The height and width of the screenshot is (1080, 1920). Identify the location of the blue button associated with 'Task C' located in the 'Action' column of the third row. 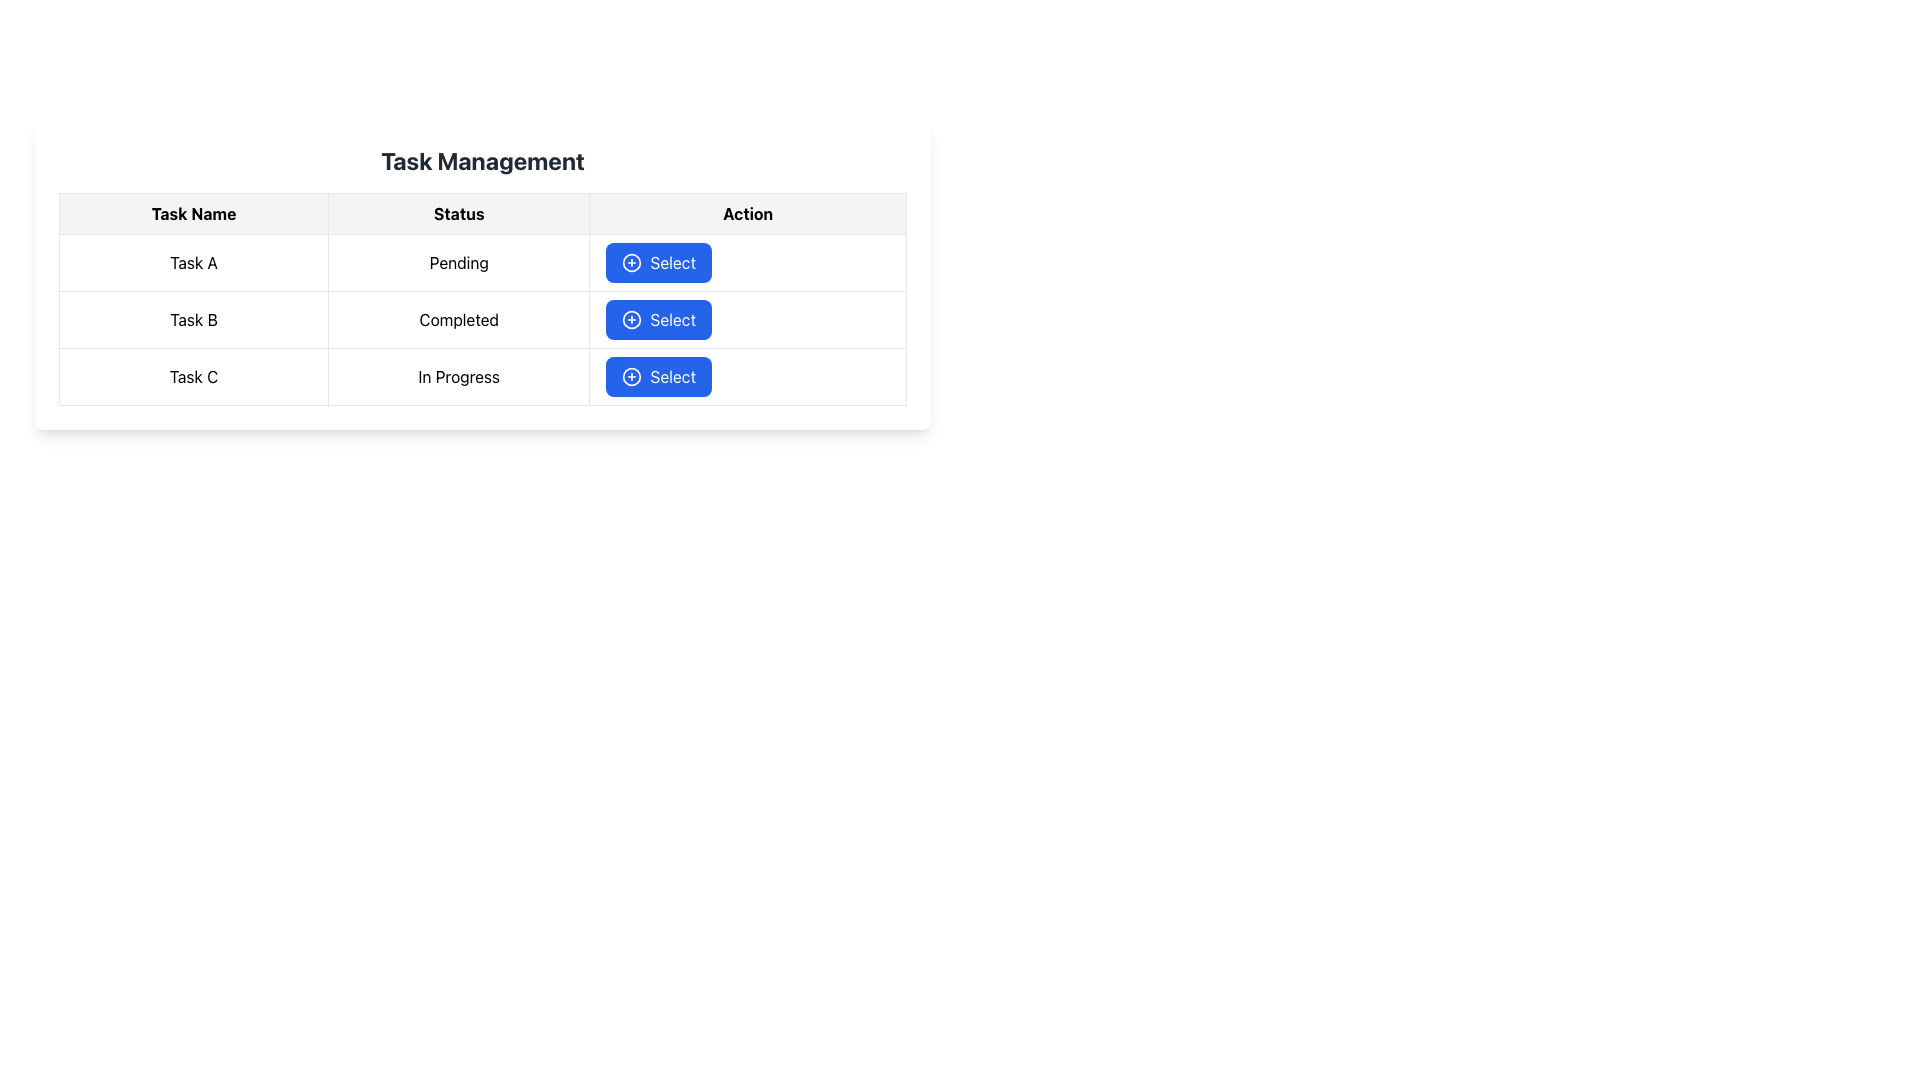
(631, 377).